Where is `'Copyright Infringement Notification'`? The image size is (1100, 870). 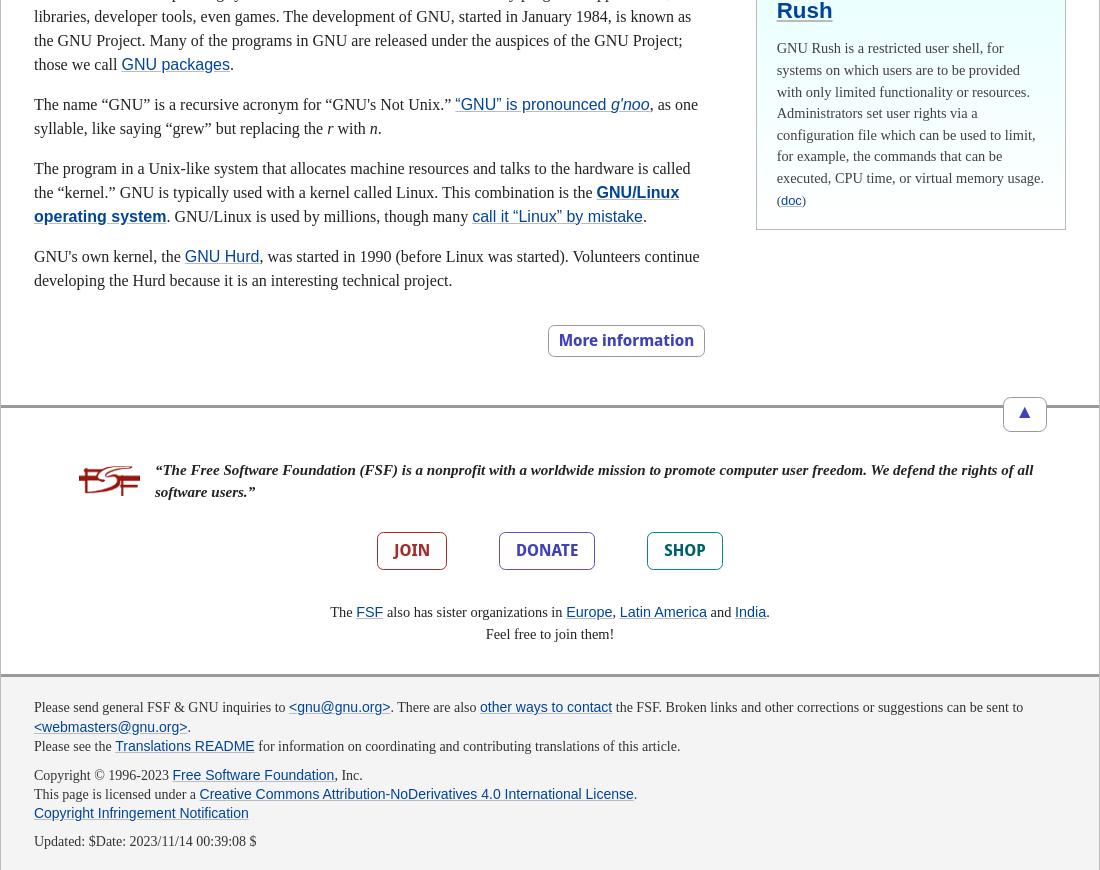 'Copyright Infringement Notification' is located at coordinates (139, 813).